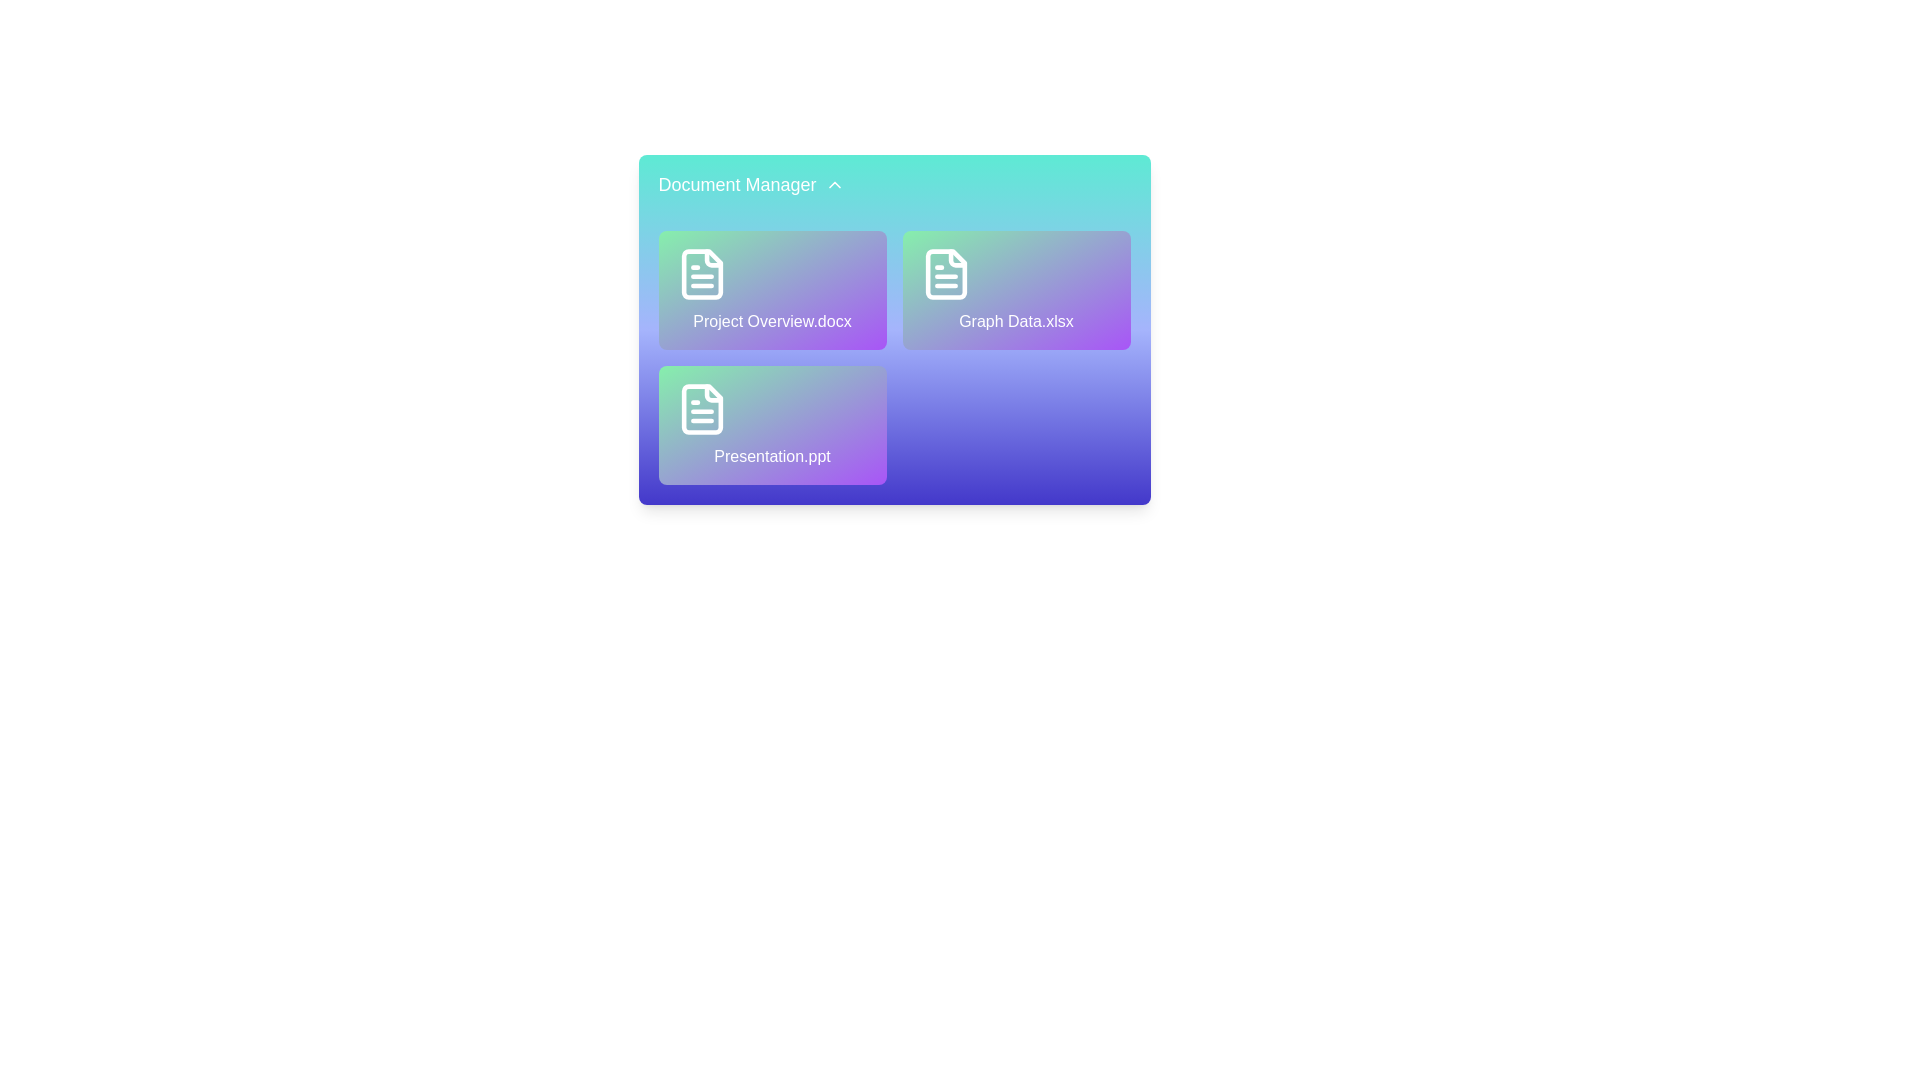 The width and height of the screenshot is (1920, 1080). Describe the element at coordinates (750, 182) in the screenshot. I see `the header menu button to toggle the visibility of the file grid` at that location.